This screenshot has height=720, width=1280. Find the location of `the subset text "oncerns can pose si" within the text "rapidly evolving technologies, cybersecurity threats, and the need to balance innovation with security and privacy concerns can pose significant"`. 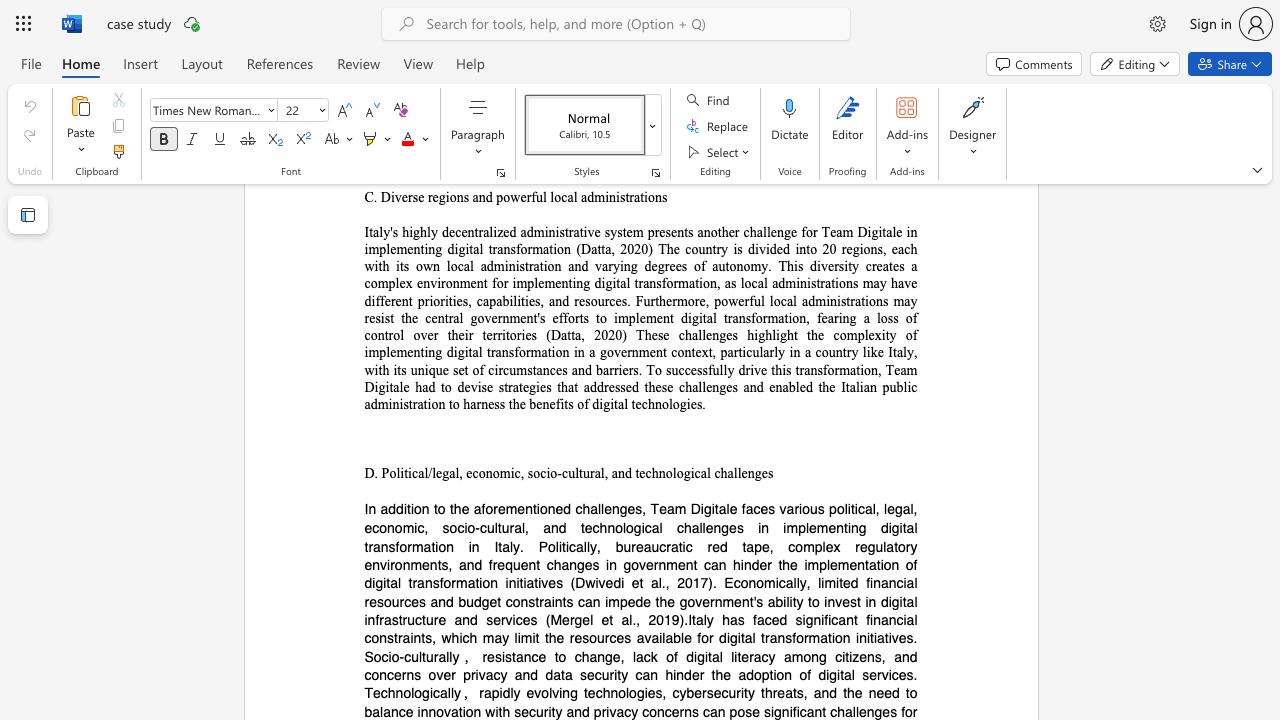

the subset text "oncerns can pose si" within the text "rapidly evolving technologies, cybersecurity threats, and the need to balance innovation with security and privacy concerns can pose significant" is located at coordinates (649, 710).